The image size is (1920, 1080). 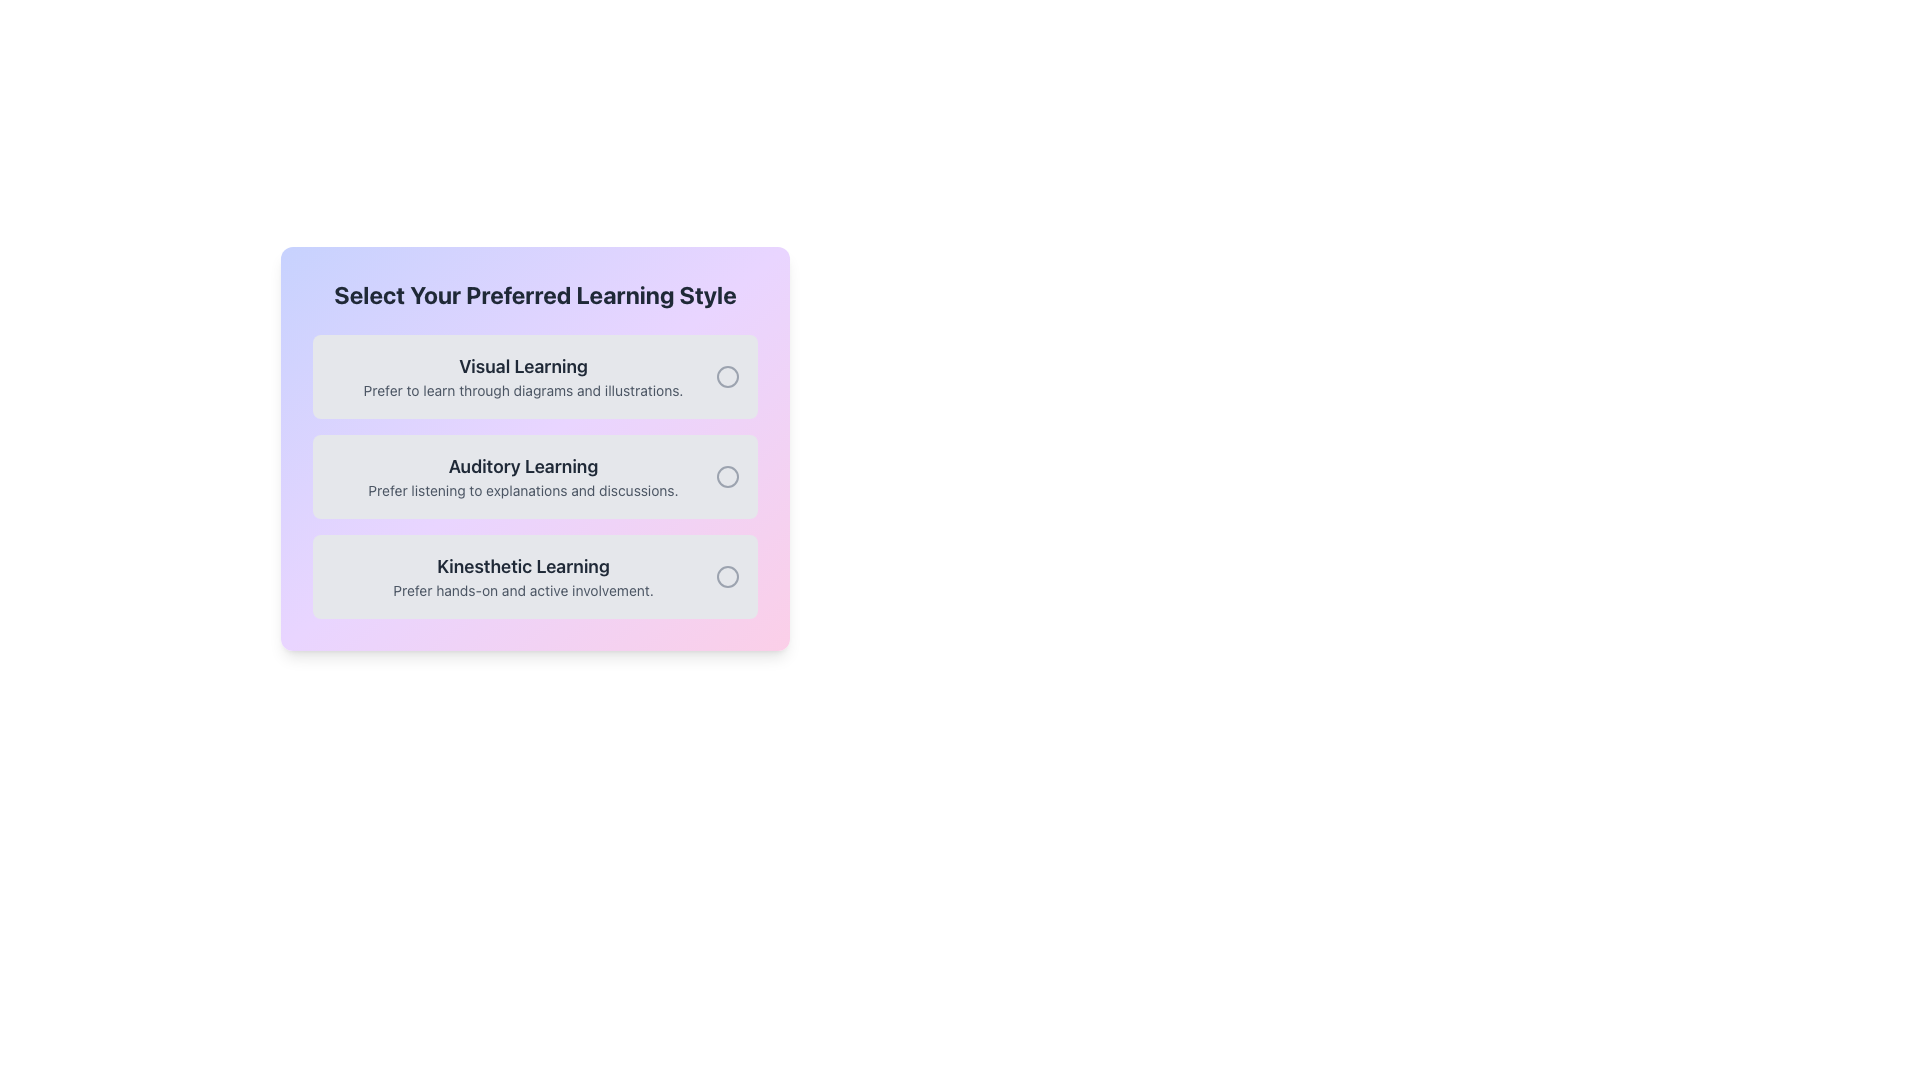 What do you see at coordinates (535, 577) in the screenshot?
I see `the Interactive card for 'Kinesthetic Learning' preference, which is the third card in the list of learning style preferences` at bounding box center [535, 577].